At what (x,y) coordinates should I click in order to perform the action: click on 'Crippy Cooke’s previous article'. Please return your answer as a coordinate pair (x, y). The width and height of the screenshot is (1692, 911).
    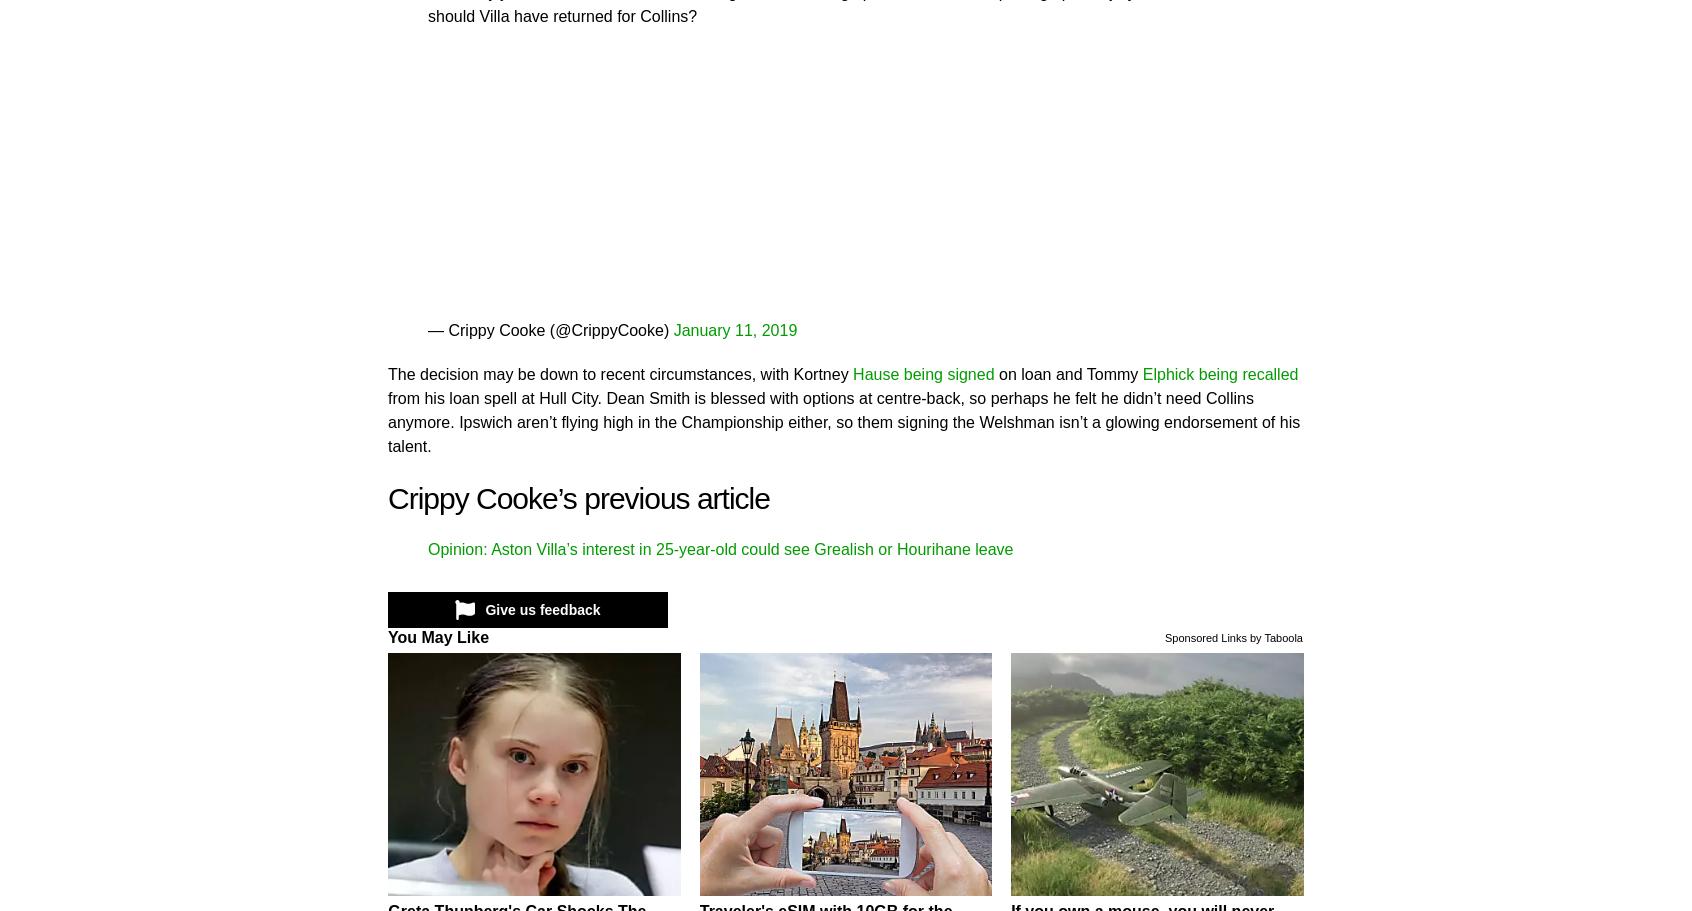
    Looking at the image, I should click on (577, 497).